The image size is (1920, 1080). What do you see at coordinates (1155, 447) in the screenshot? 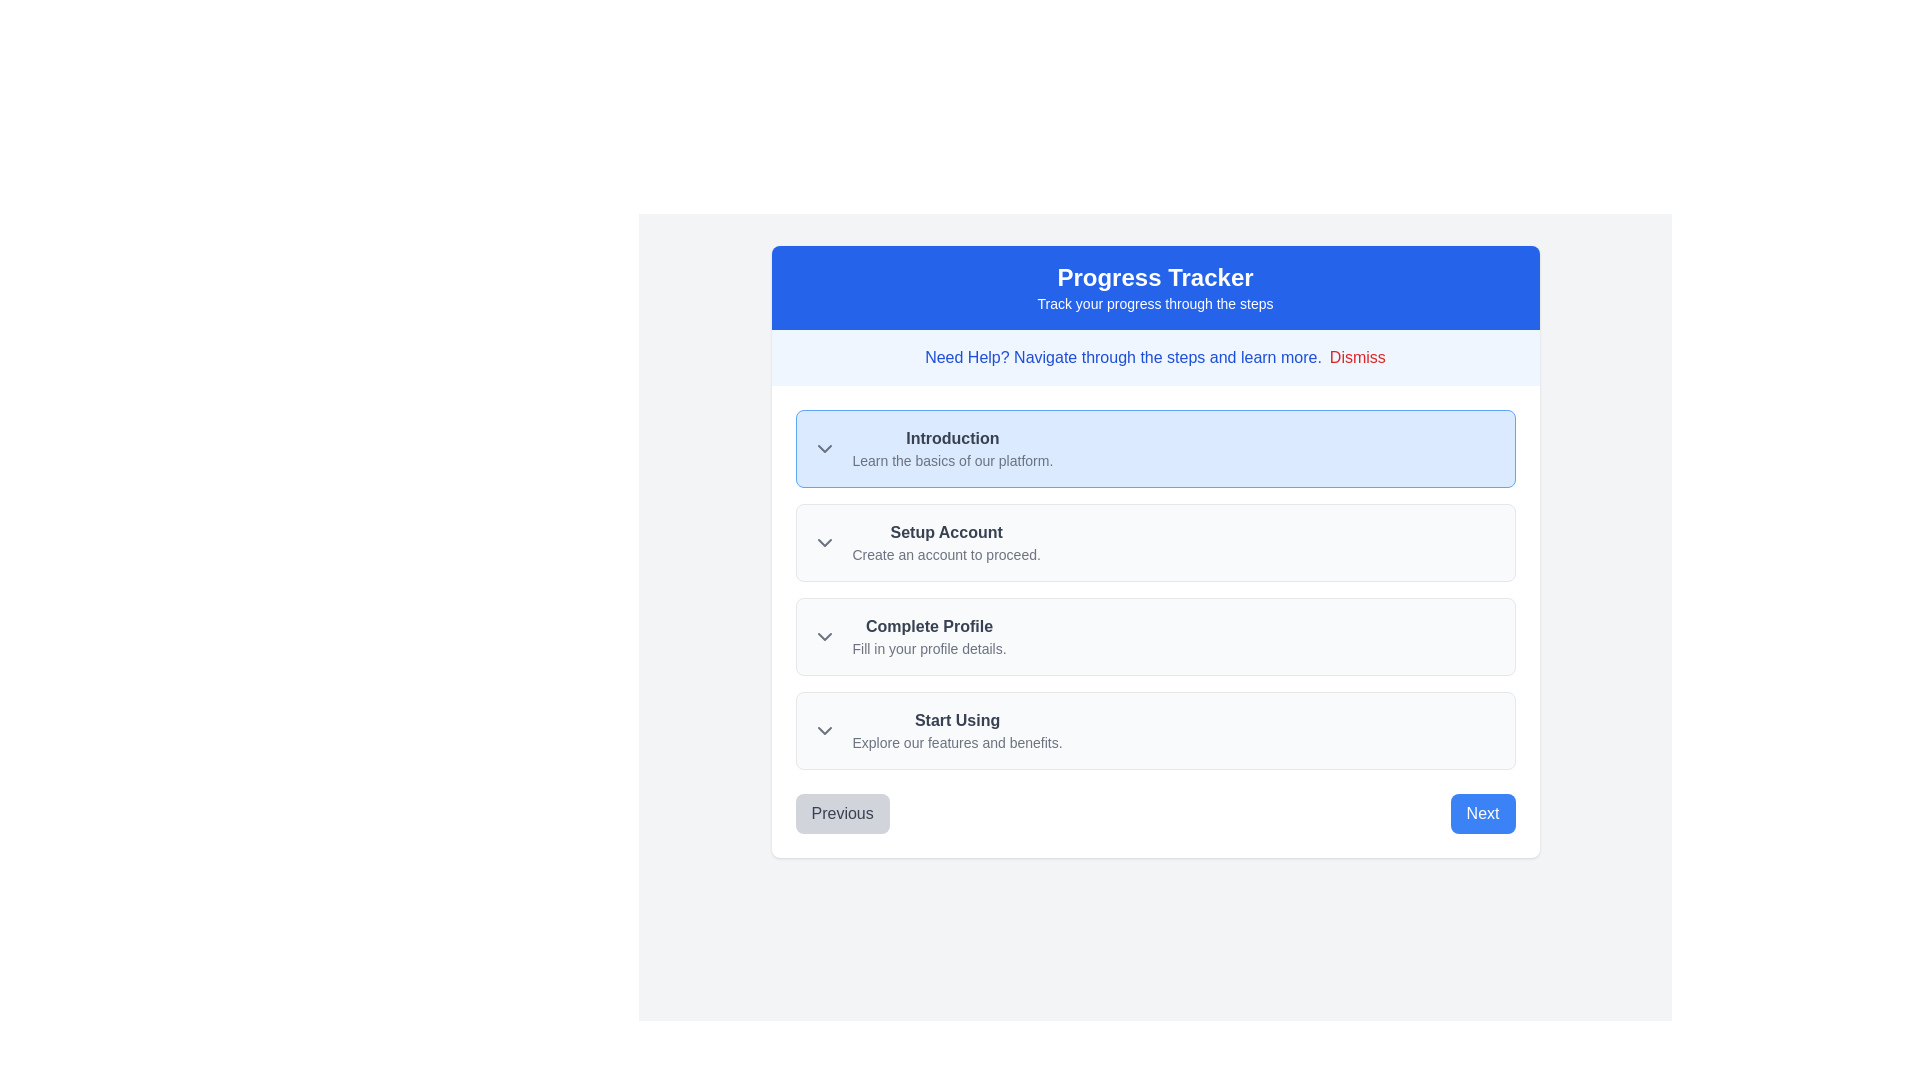
I see `the informational card at the top of the progress tracker interface for interaction` at bounding box center [1155, 447].